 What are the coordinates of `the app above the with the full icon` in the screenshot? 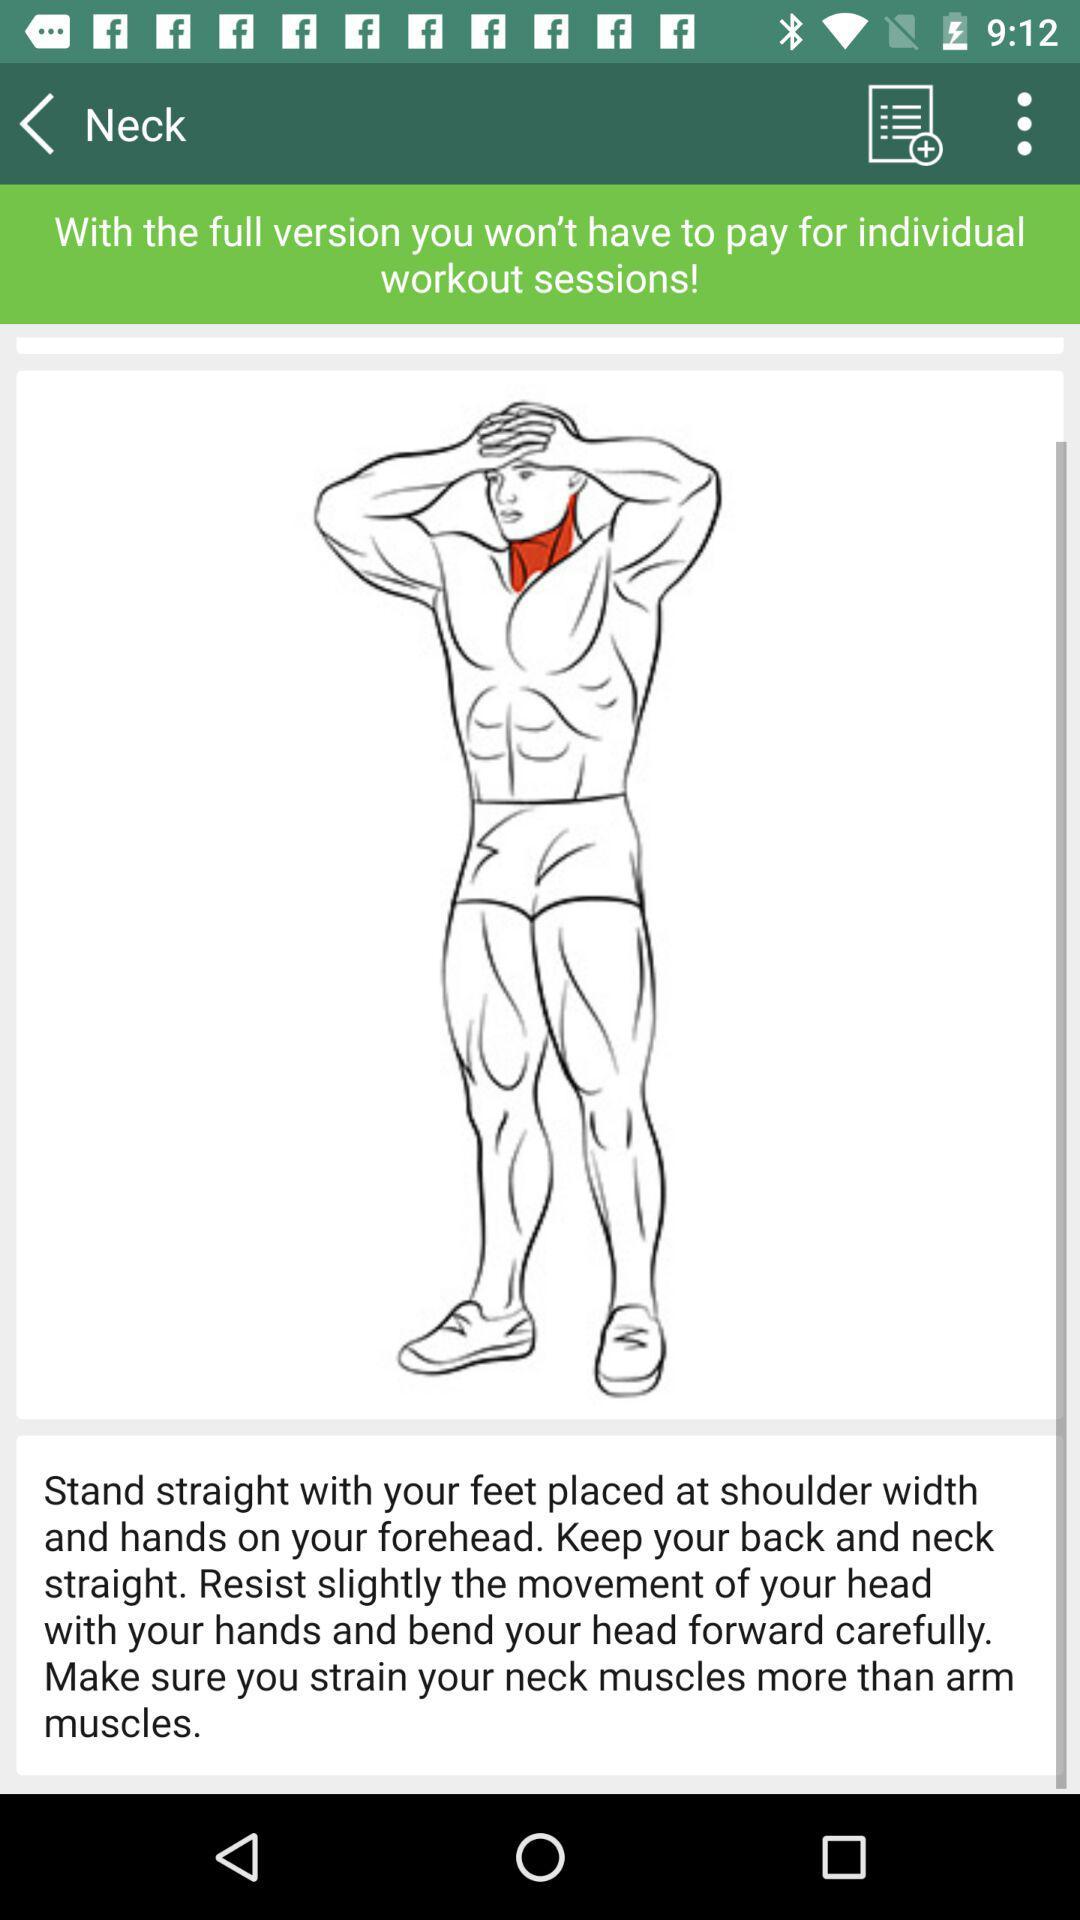 It's located at (900, 122).